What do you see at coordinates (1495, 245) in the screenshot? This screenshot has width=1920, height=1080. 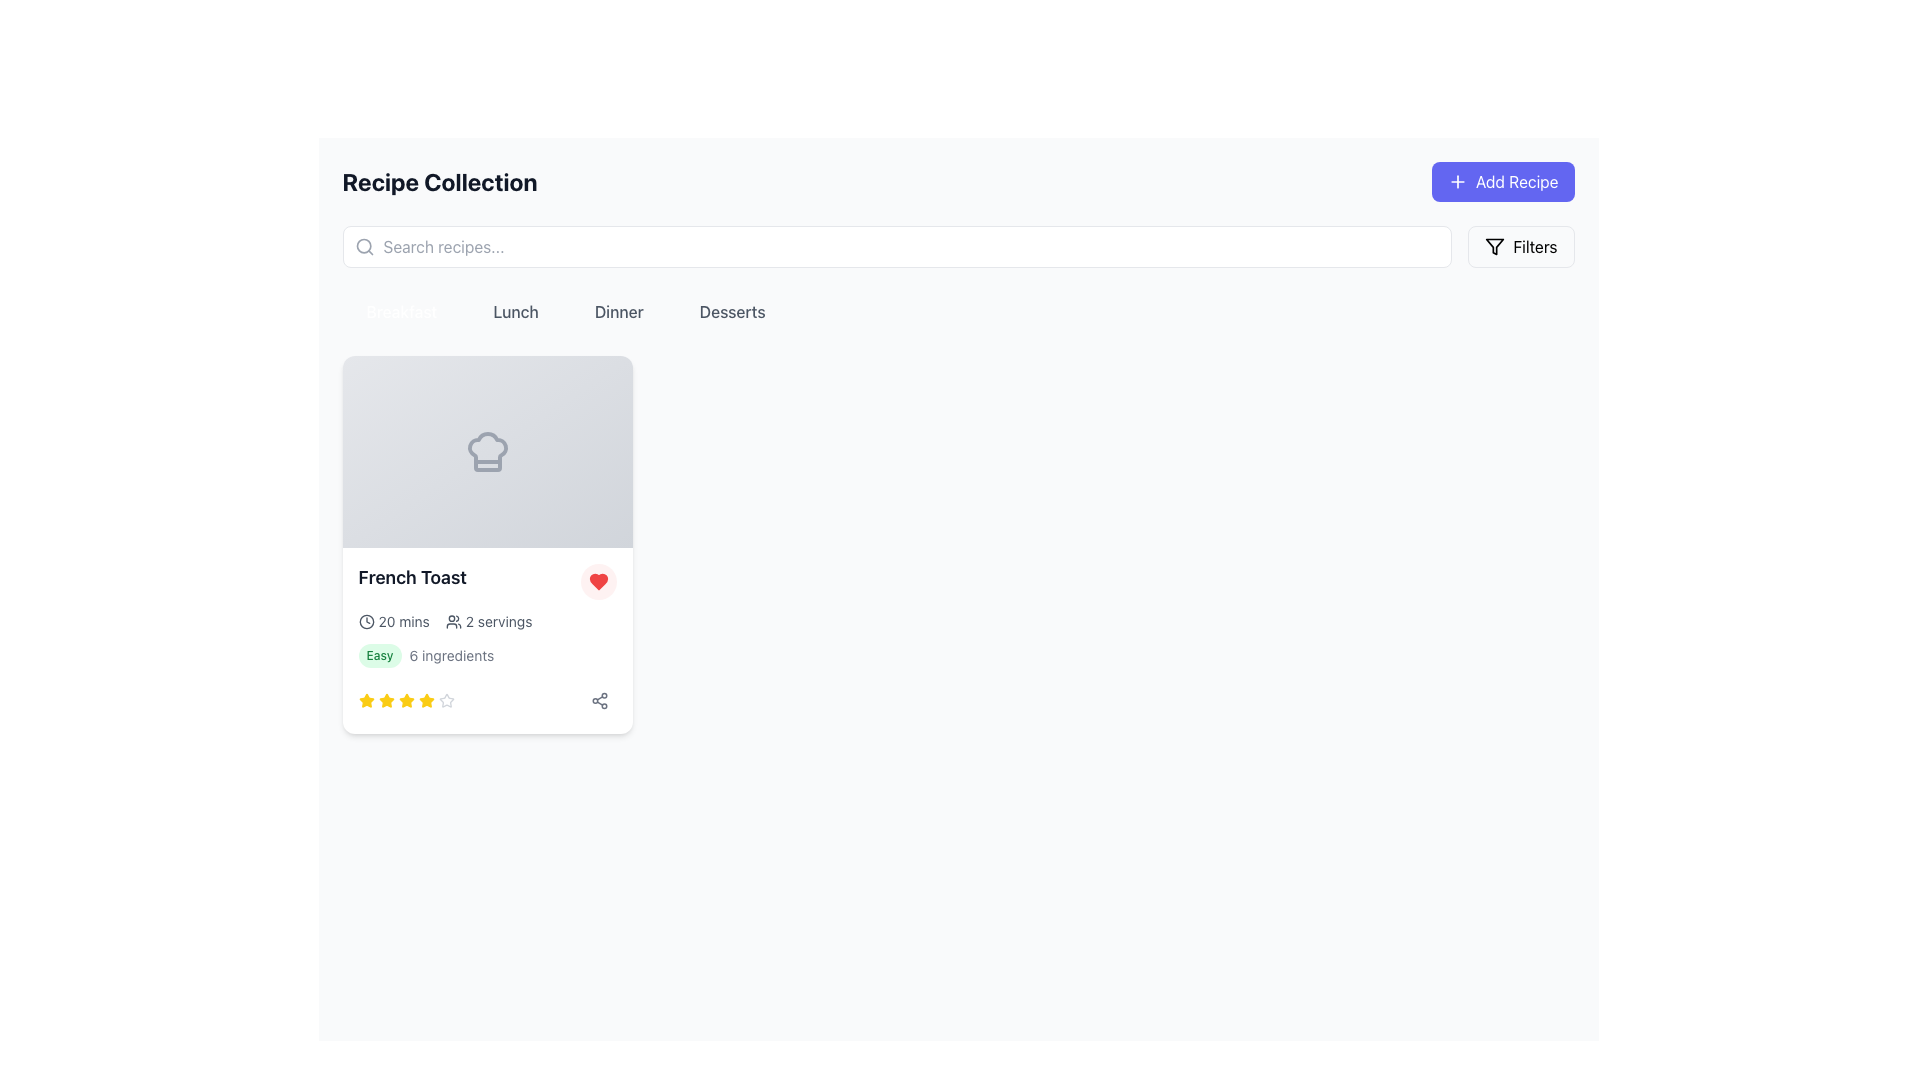 I see `the funnel icon inside the 'Filters' button` at bounding box center [1495, 245].